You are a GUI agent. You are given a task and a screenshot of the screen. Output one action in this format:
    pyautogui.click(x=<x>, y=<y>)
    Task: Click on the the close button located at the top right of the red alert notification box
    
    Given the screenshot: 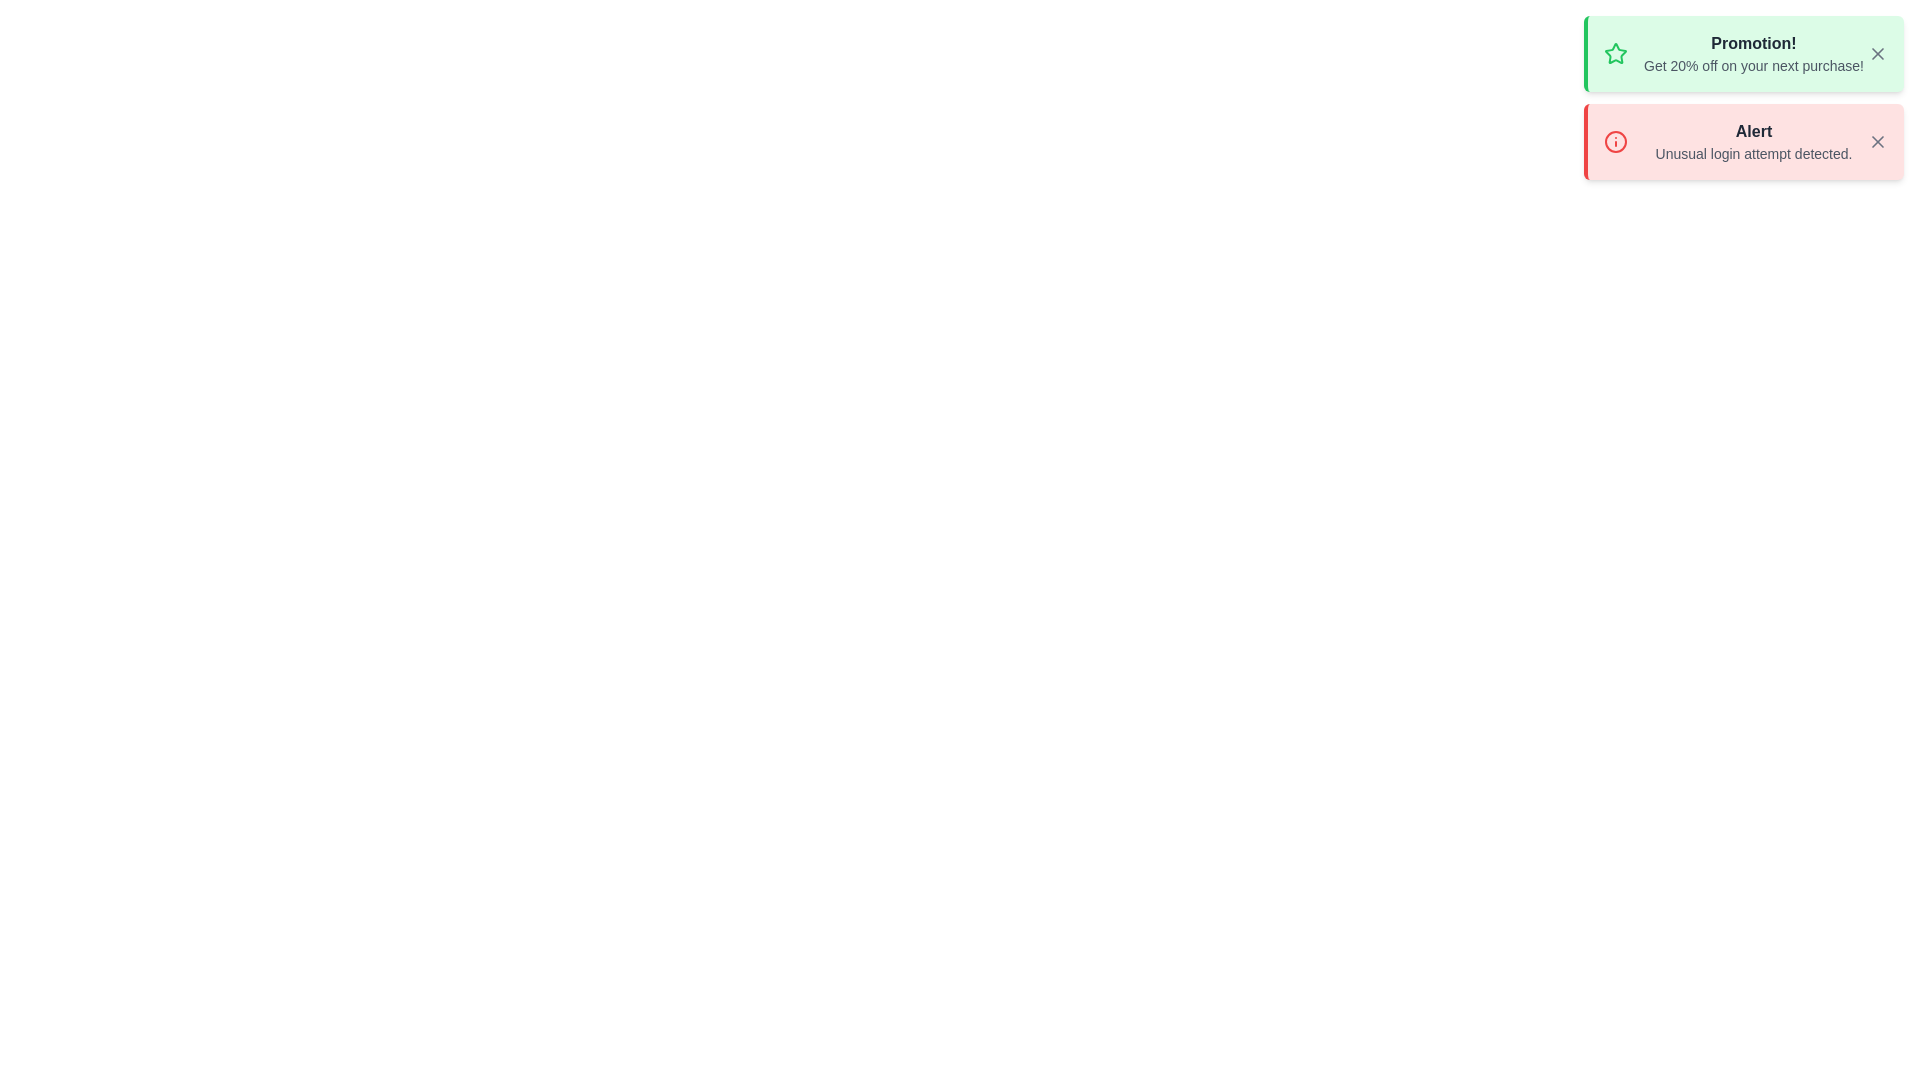 What is the action you would take?
    pyautogui.click(x=1876, y=141)
    